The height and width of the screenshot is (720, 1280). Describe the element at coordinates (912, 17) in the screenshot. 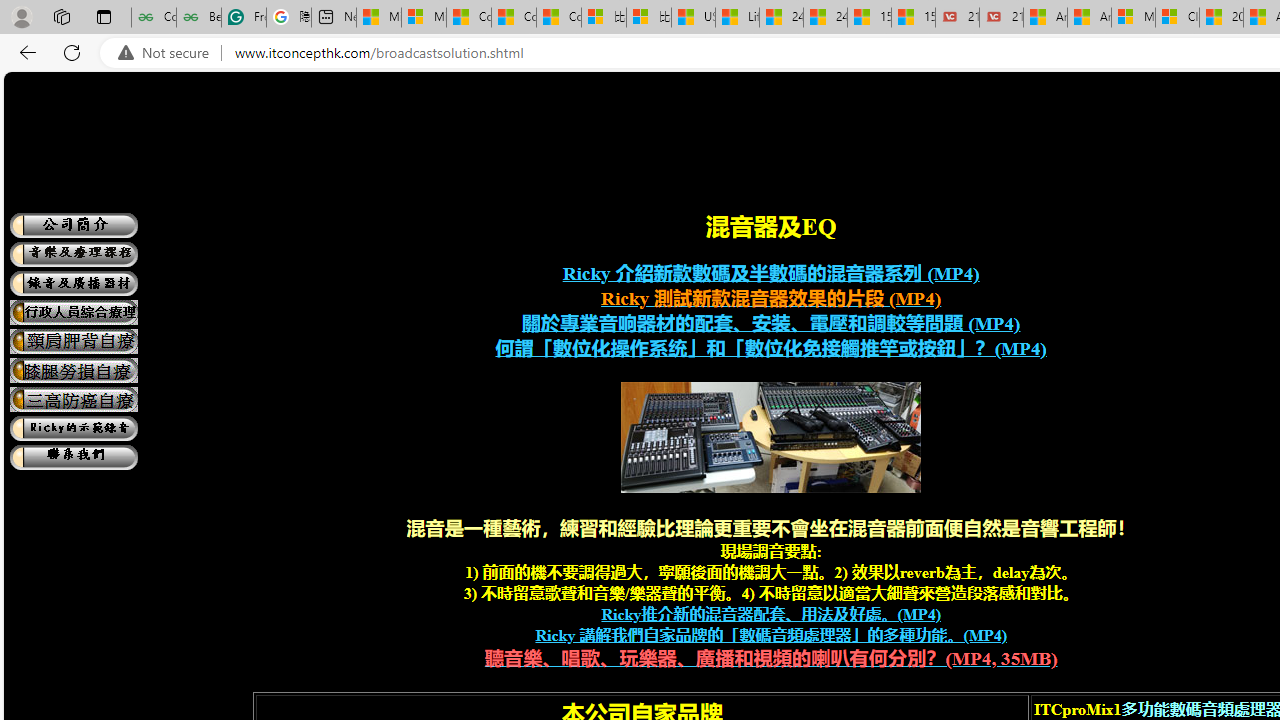

I see `'15 Ways Modern Life Contradicts the Teachings of Jesus'` at that location.